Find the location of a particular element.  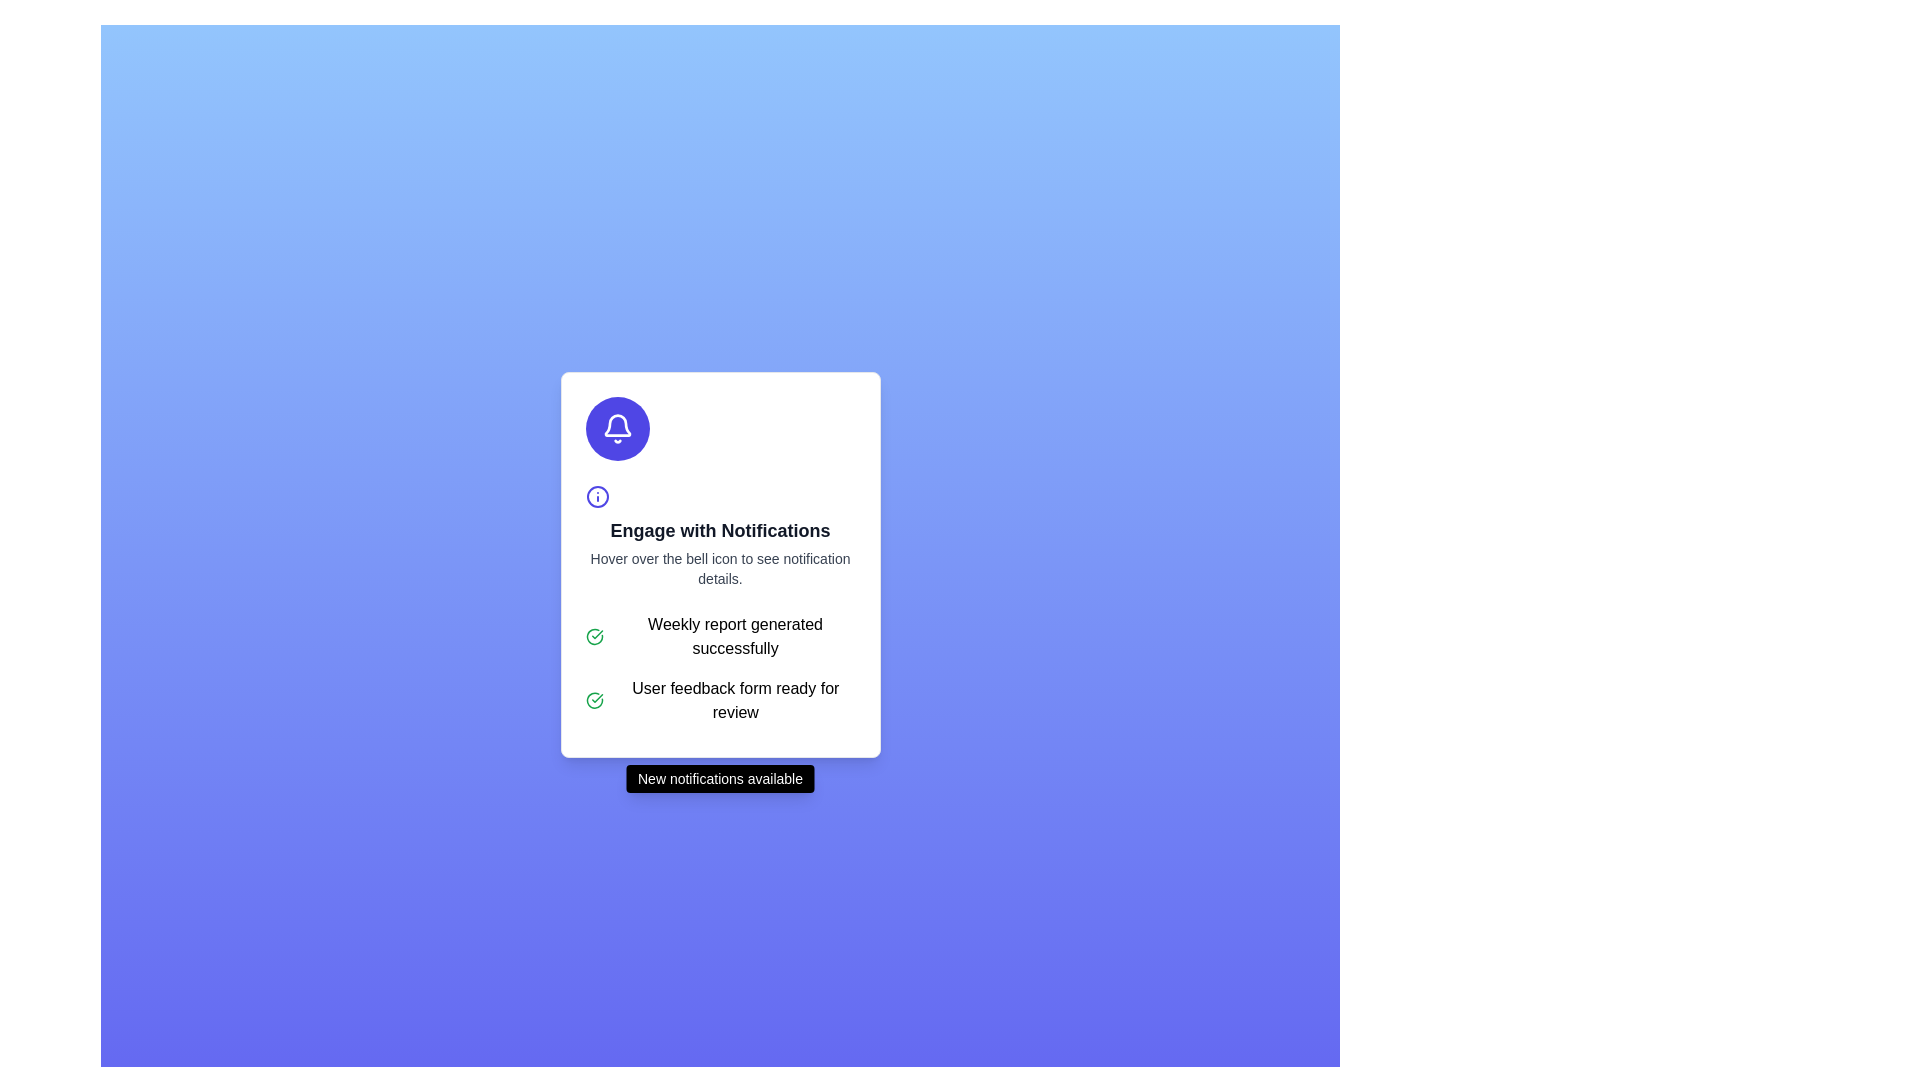

prominent title text 'Engage with Notifications' which is styled in bold and large font, located at the center of a white modal box is located at coordinates (720, 530).